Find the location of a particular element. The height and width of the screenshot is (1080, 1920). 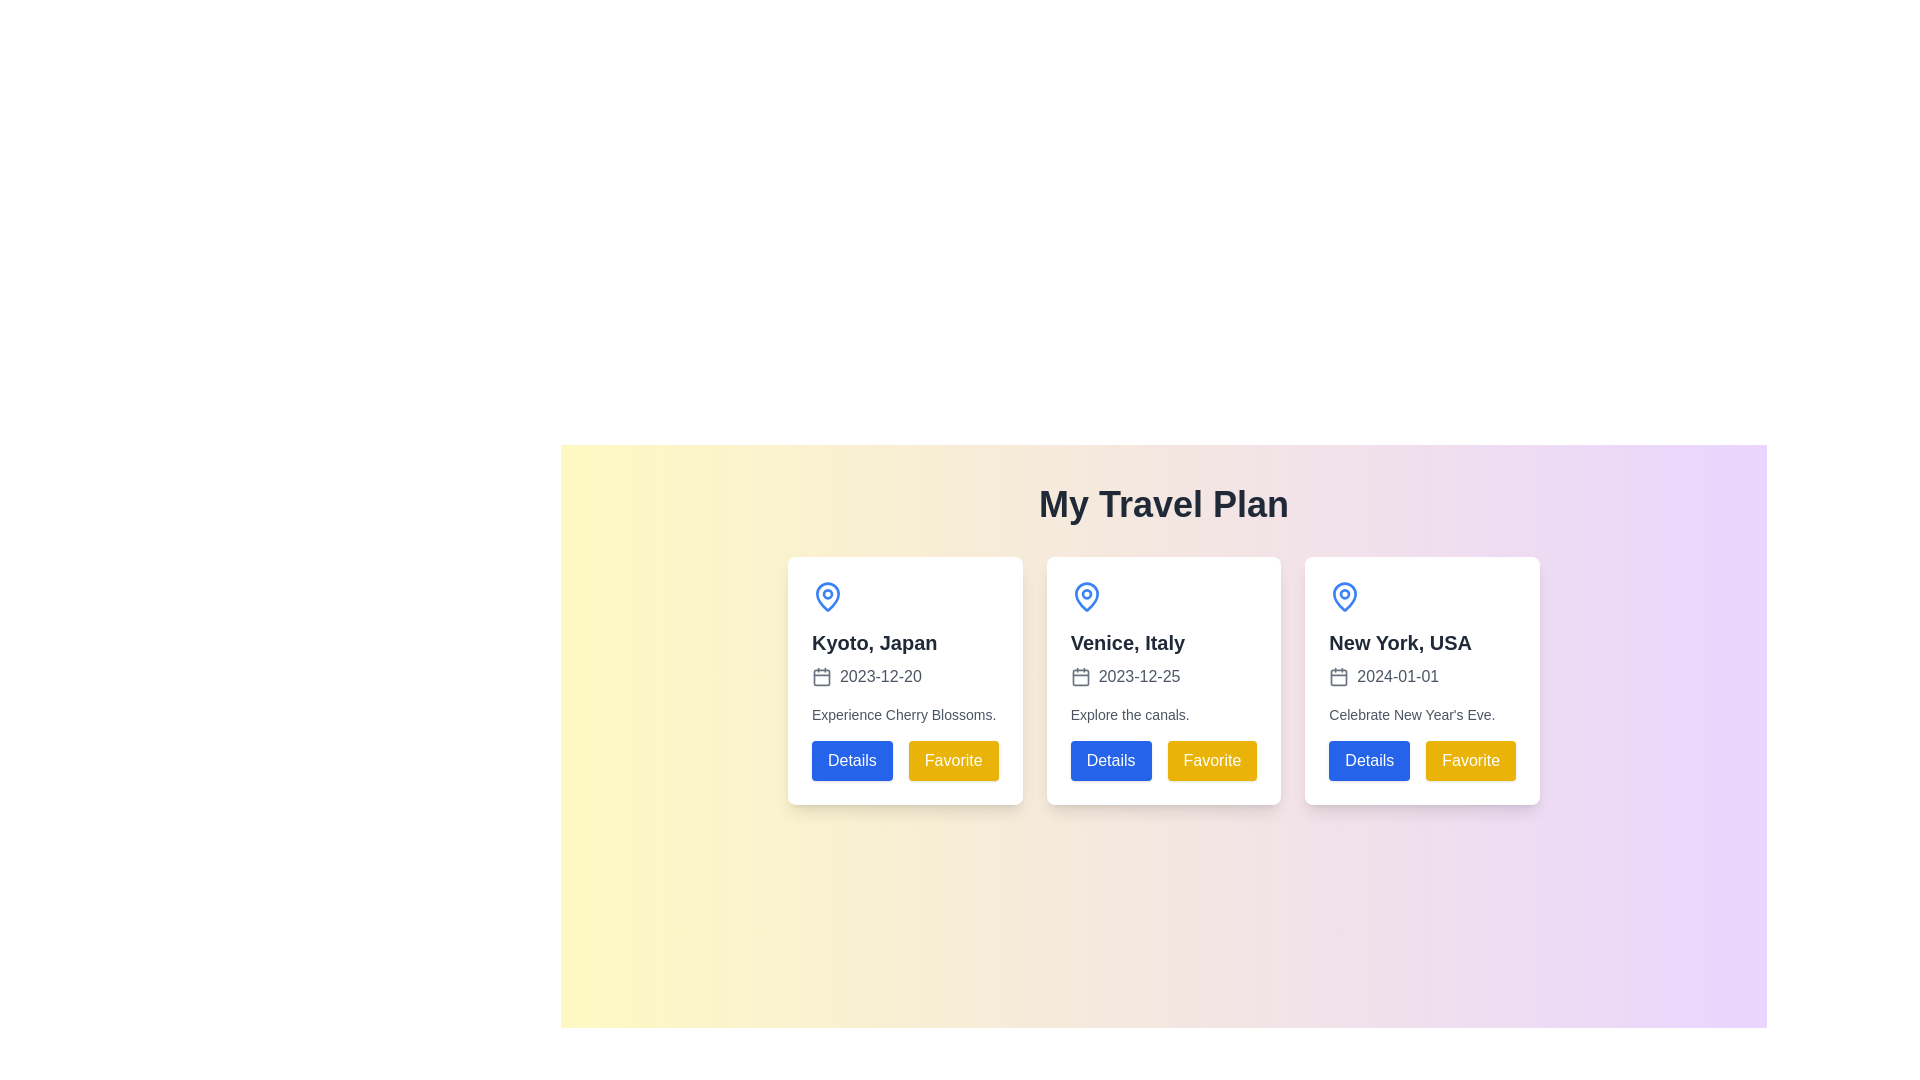

title 'Venice, Italy', which is a bold text label located in the central card of three within the travel plan section is located at coordinates (1127, 643).